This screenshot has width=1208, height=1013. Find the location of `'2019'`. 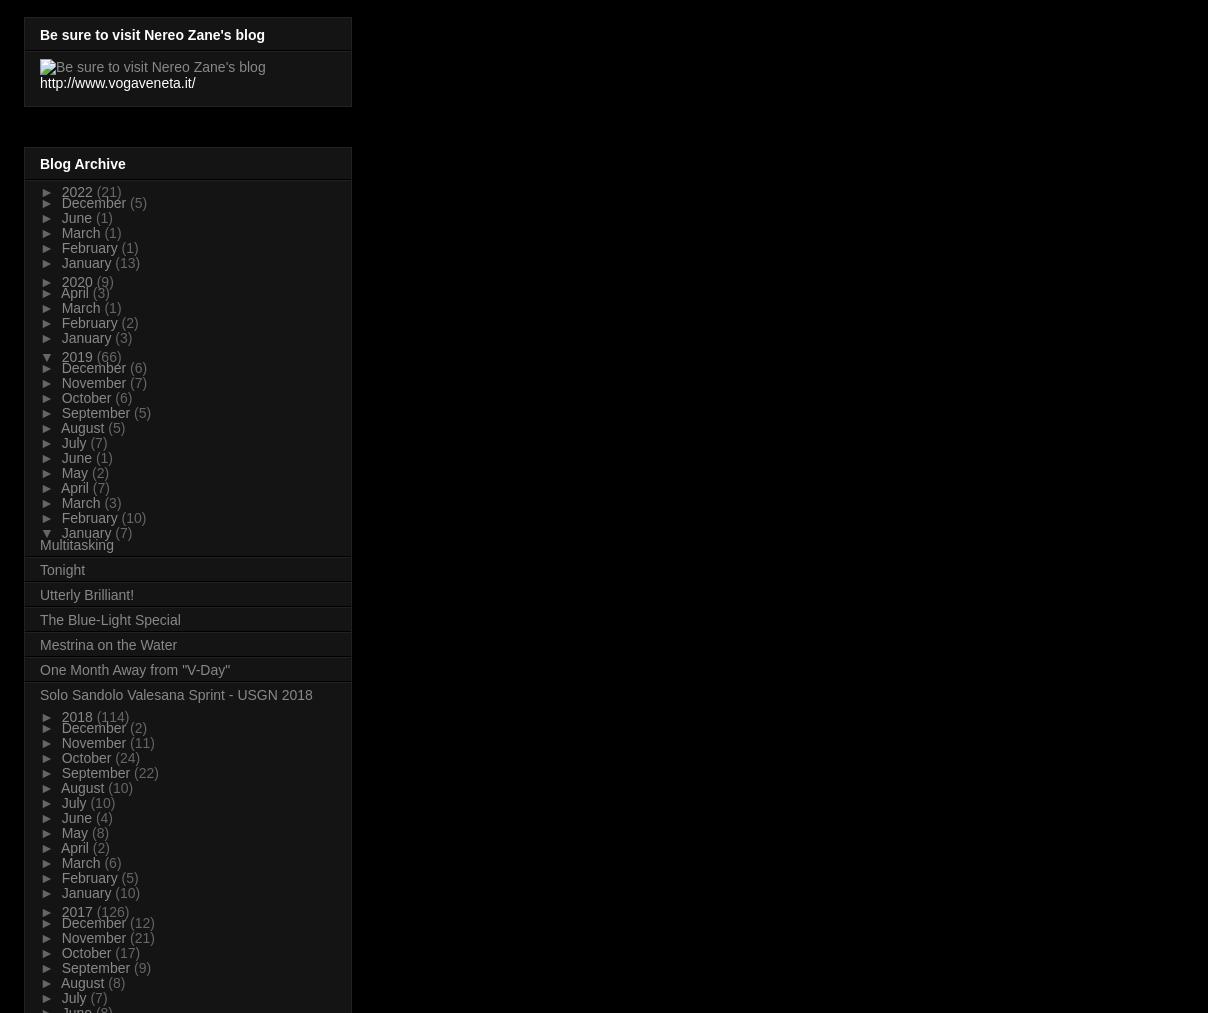

'2019' is located at coordinates (77, 355).